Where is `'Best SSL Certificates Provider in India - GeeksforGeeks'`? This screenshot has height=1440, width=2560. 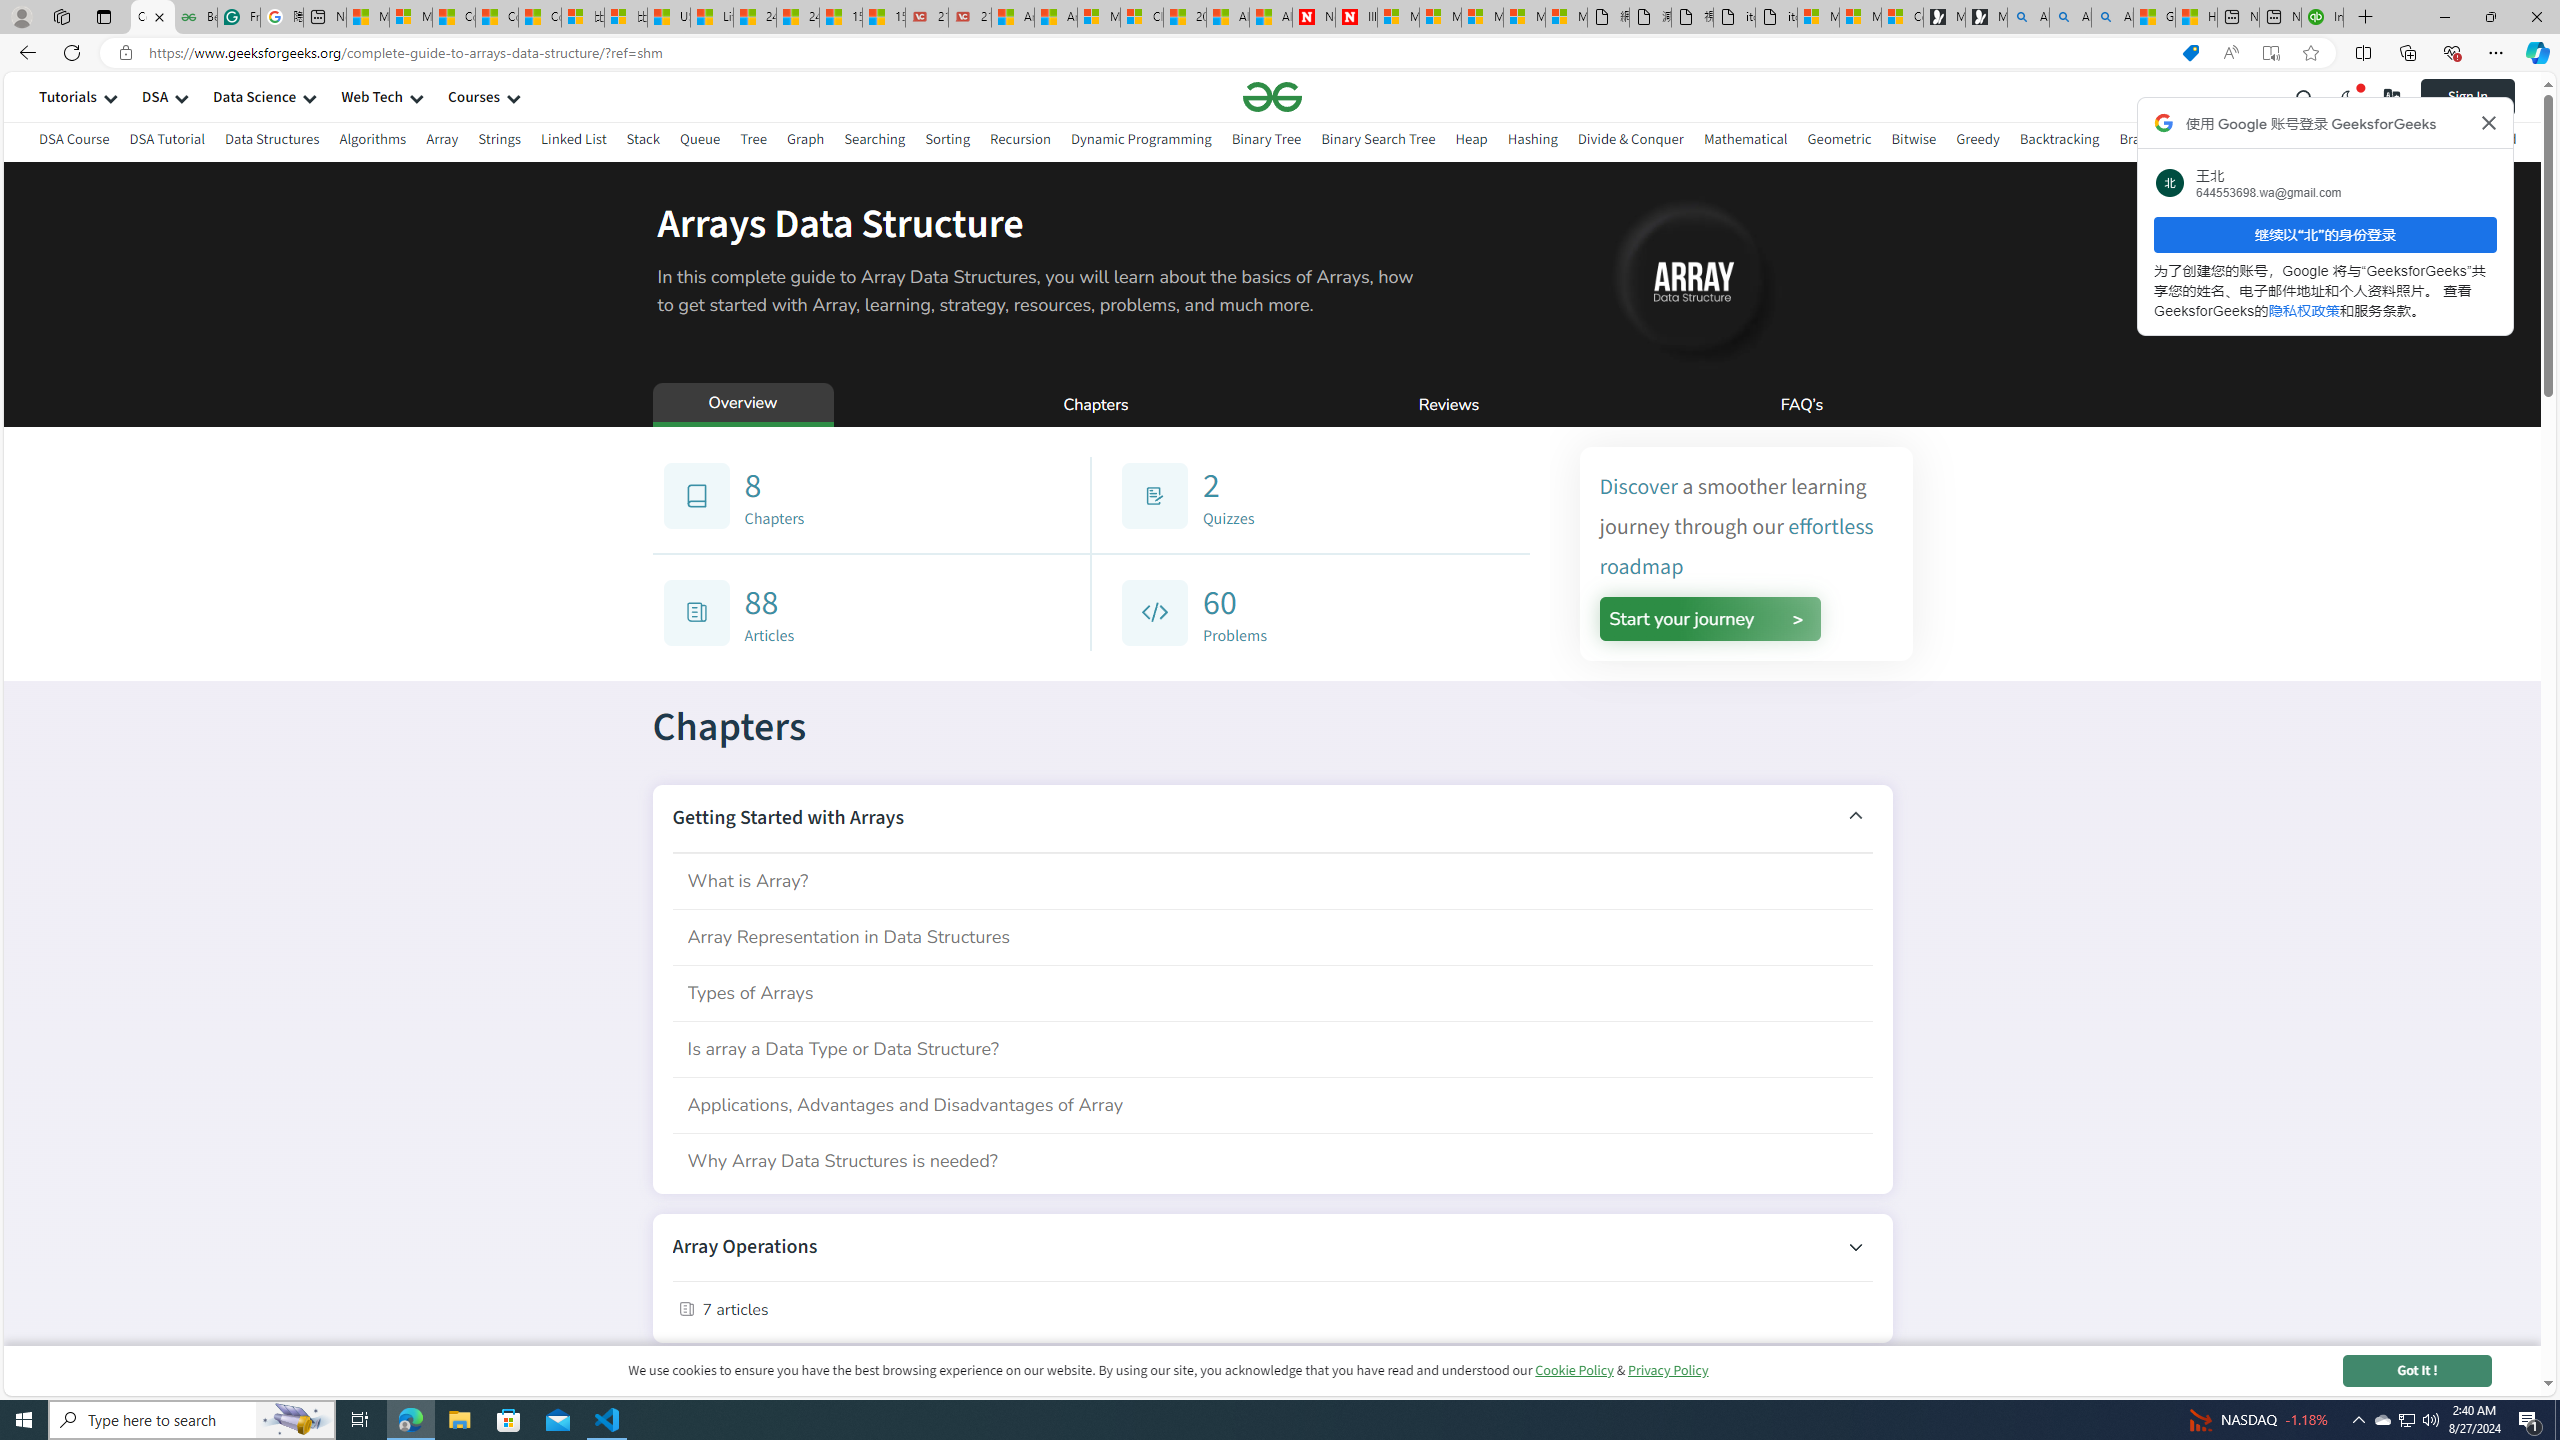
'Best SSL Certificates Provider in India - GeeksforGeeks' is located at coordinates (195, 16).